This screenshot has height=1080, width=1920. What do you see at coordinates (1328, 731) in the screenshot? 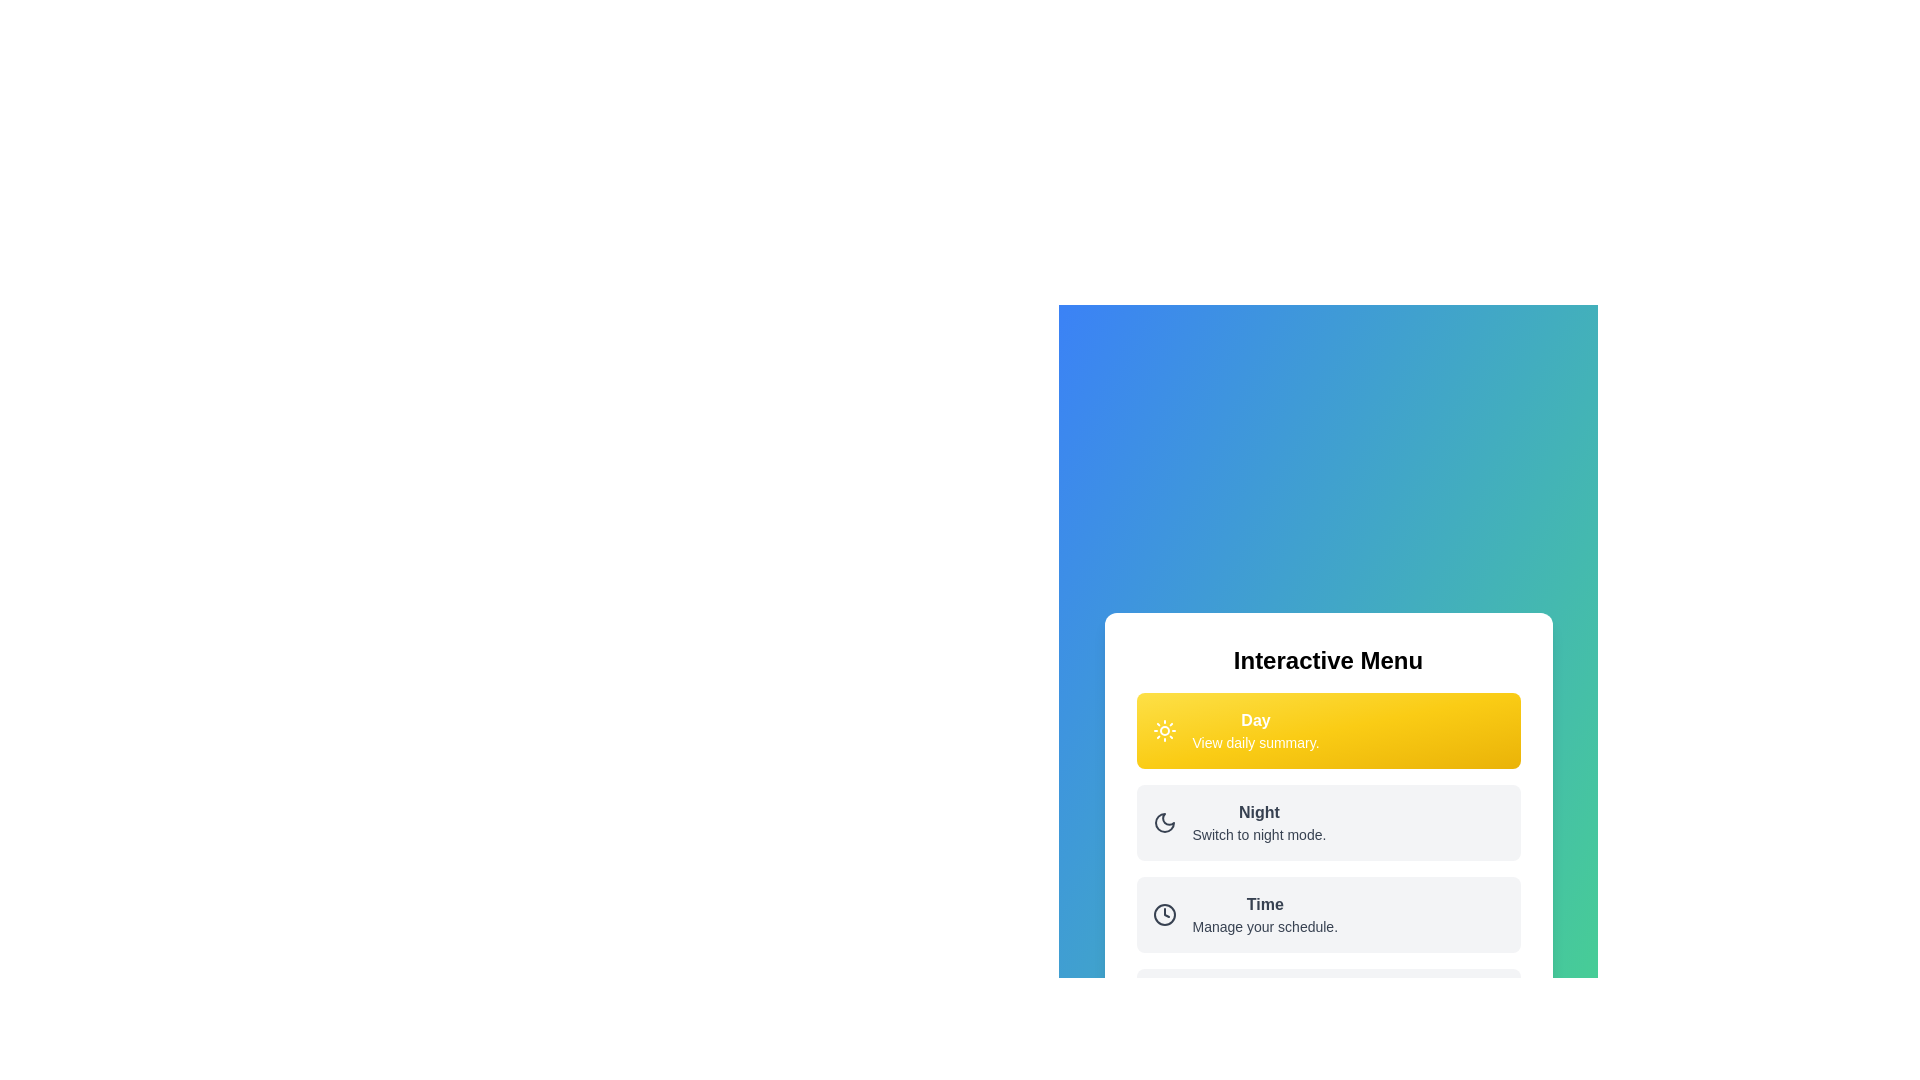
I see `the menu option Day to see its hover effect` at bounding box center [1328, 731].